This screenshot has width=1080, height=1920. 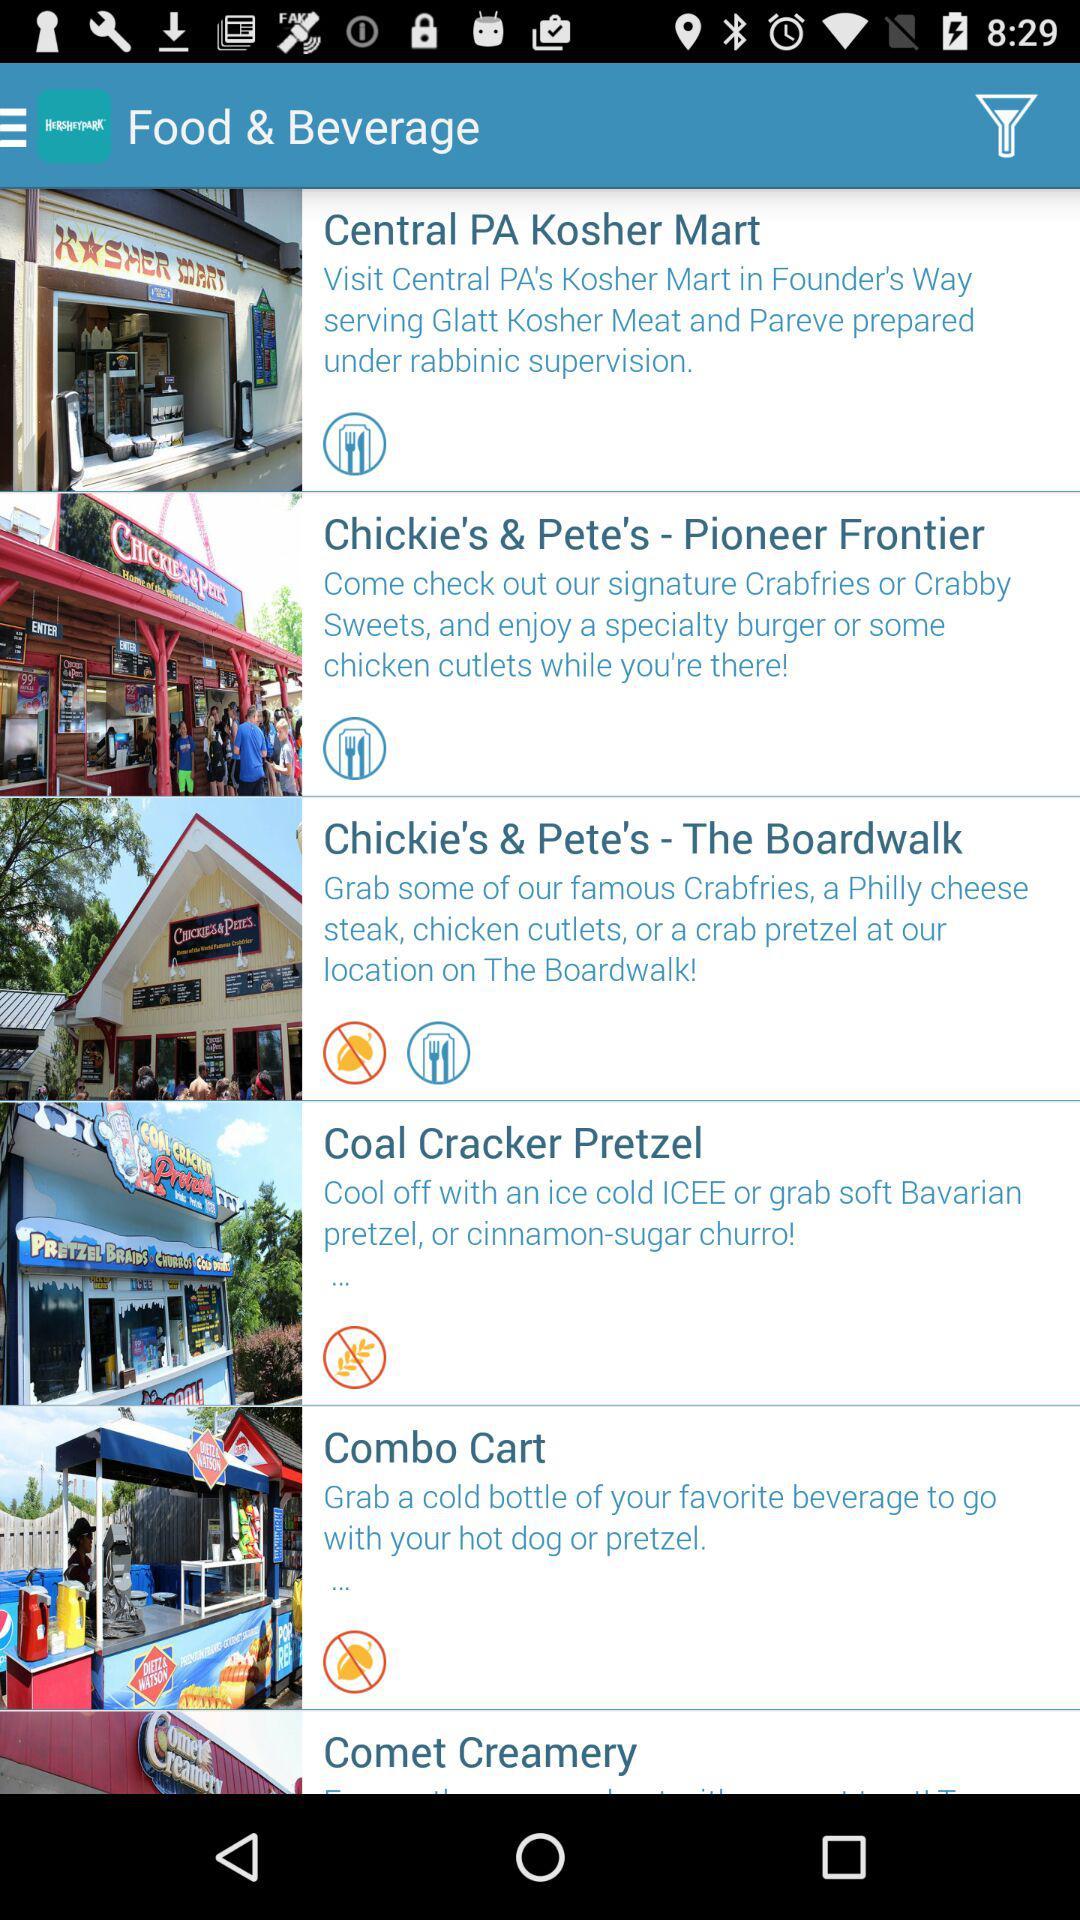 What do you see at coordinates (353, 1357) in the screenshot?
I see `the icon below the cool off with` at bounding box center [353, 1357].